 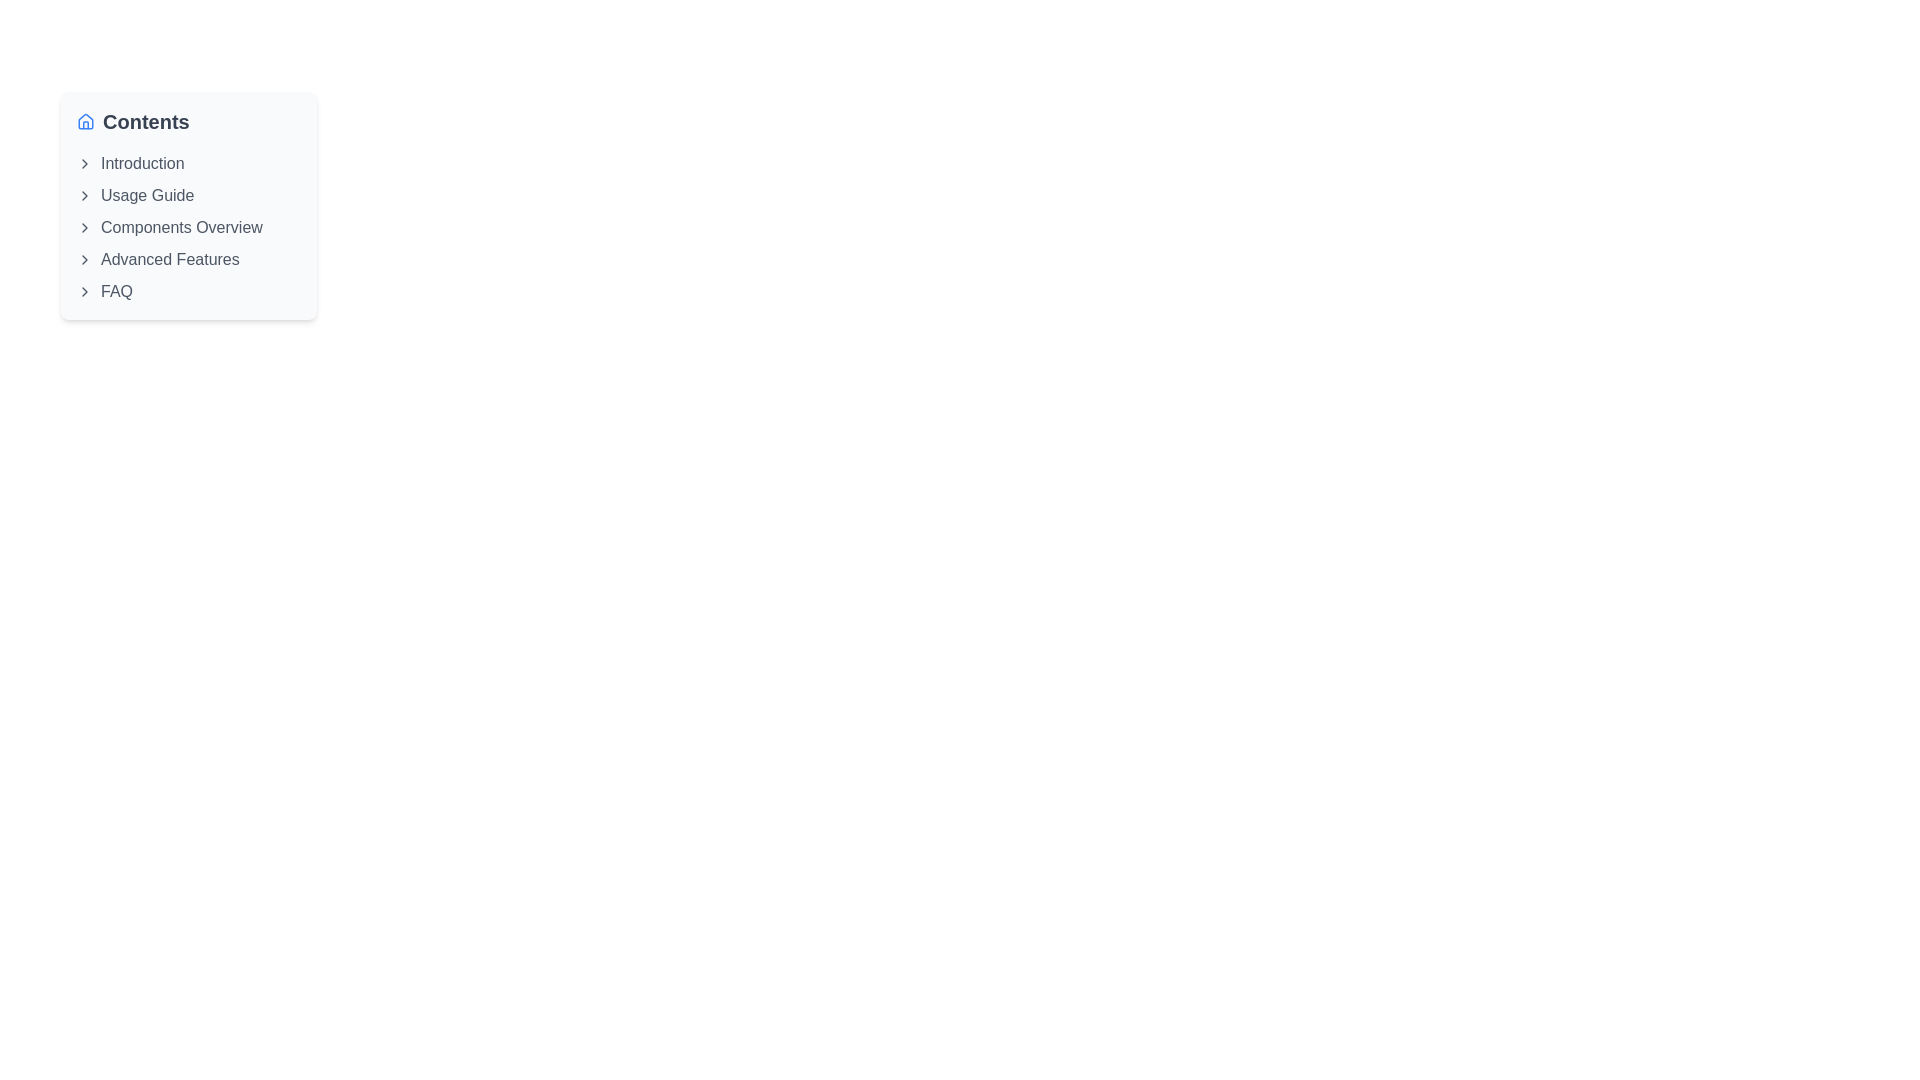 What do you see at coordinates (85, 122) in the screenshot?
I see `the blue house icon, which serves as a home or main menu indicator, located to the left of the text 'Contents'` at bounding box center [85, 122].